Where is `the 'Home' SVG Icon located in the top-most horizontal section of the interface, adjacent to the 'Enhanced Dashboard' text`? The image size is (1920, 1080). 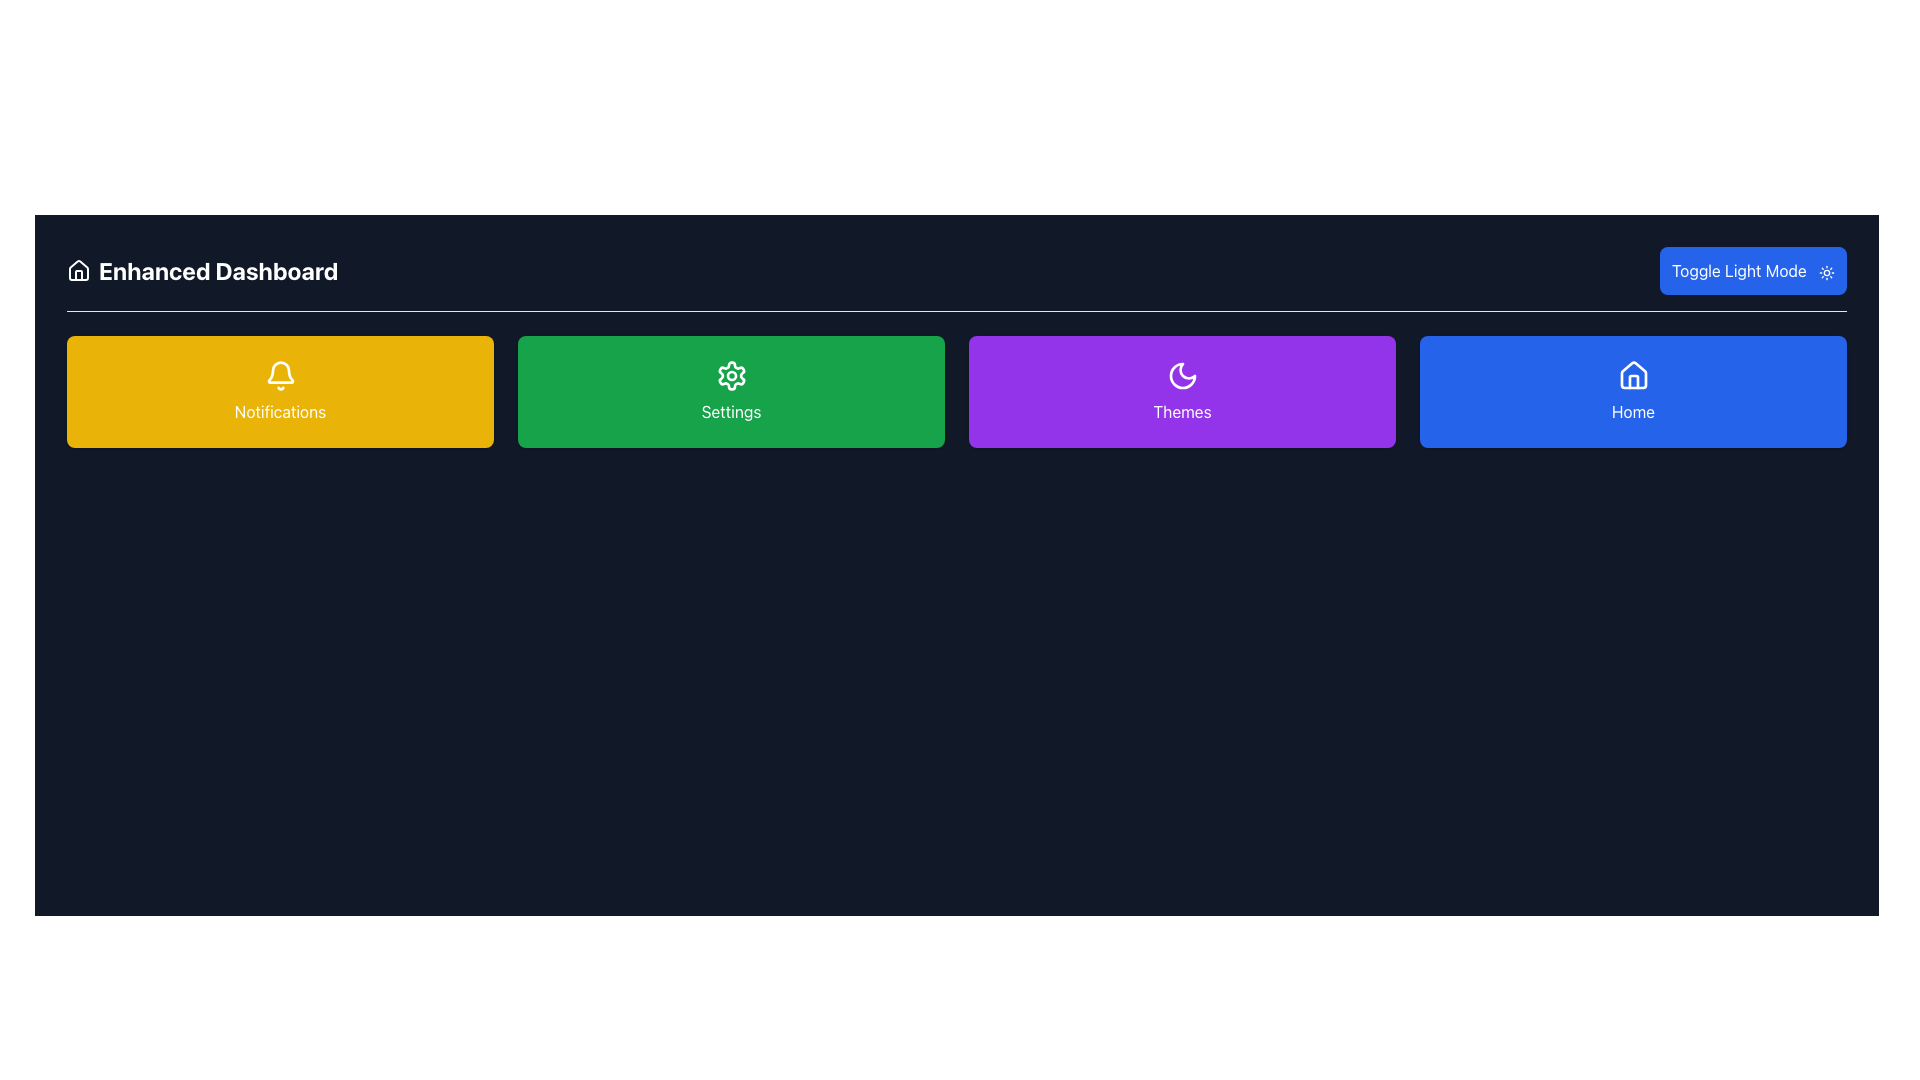
the 'Home' SVG Icon located in the top-most horizontal section of the interface, adjacent to the 'Enhanced Dashboard' text is located at coordinates (78, 270).